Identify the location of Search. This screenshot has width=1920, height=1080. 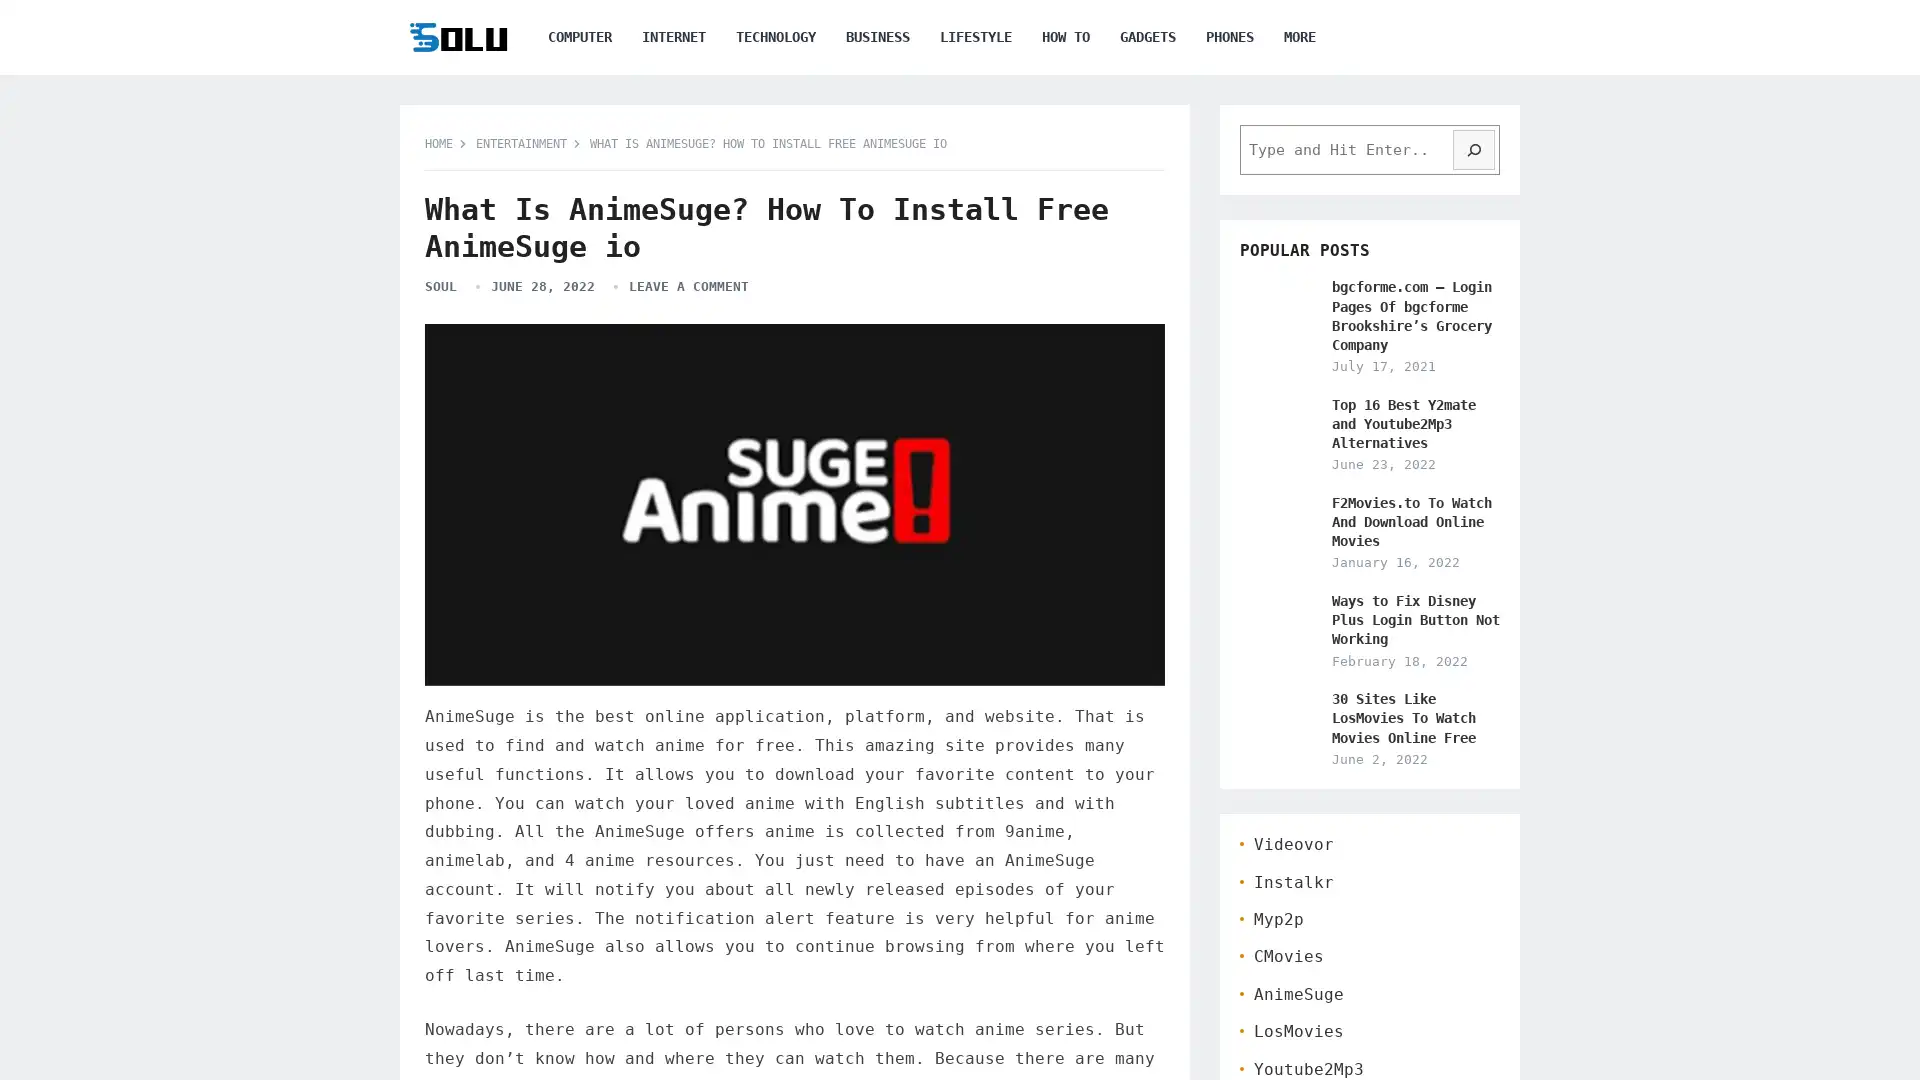
(1473, 149).